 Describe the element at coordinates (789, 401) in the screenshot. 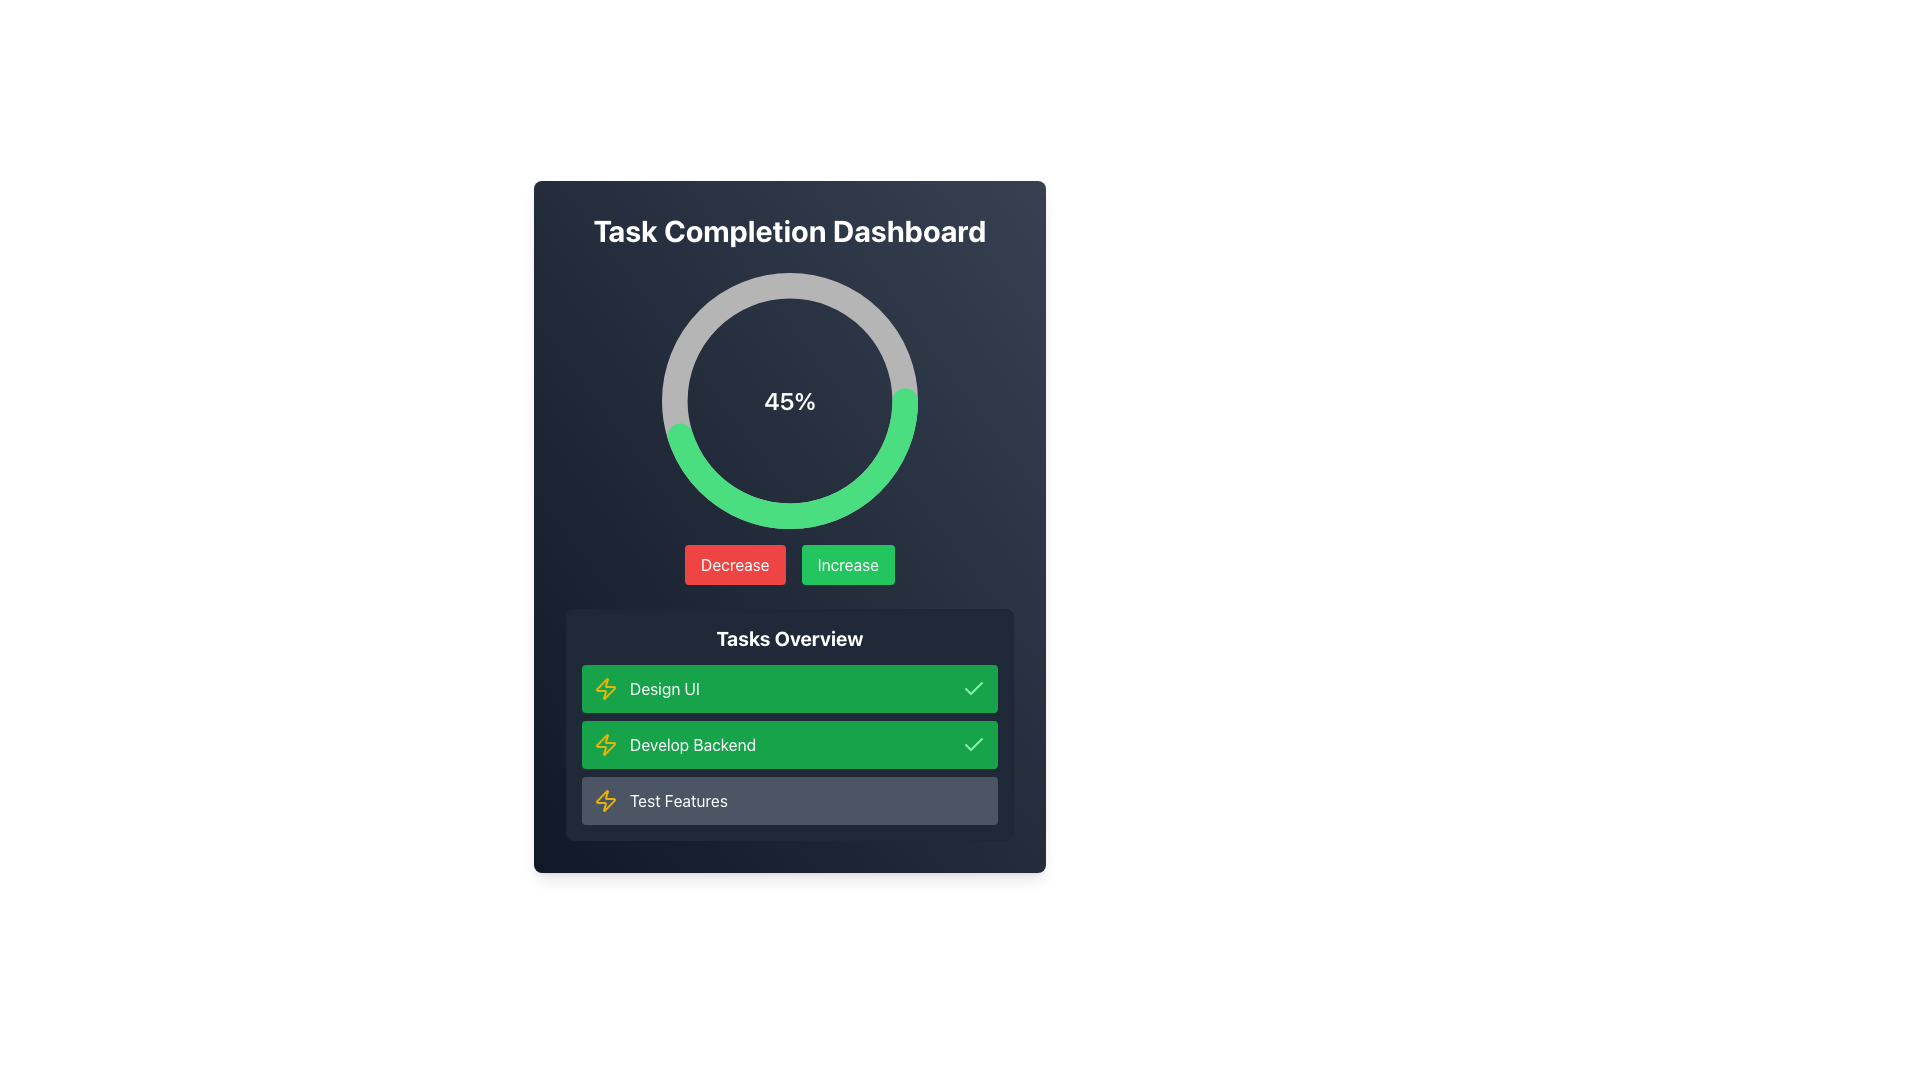

I see `the Circular Progress Indicator located near the top-center of the UI, which features a light gray stroke and a green section indicating progress` at that location.